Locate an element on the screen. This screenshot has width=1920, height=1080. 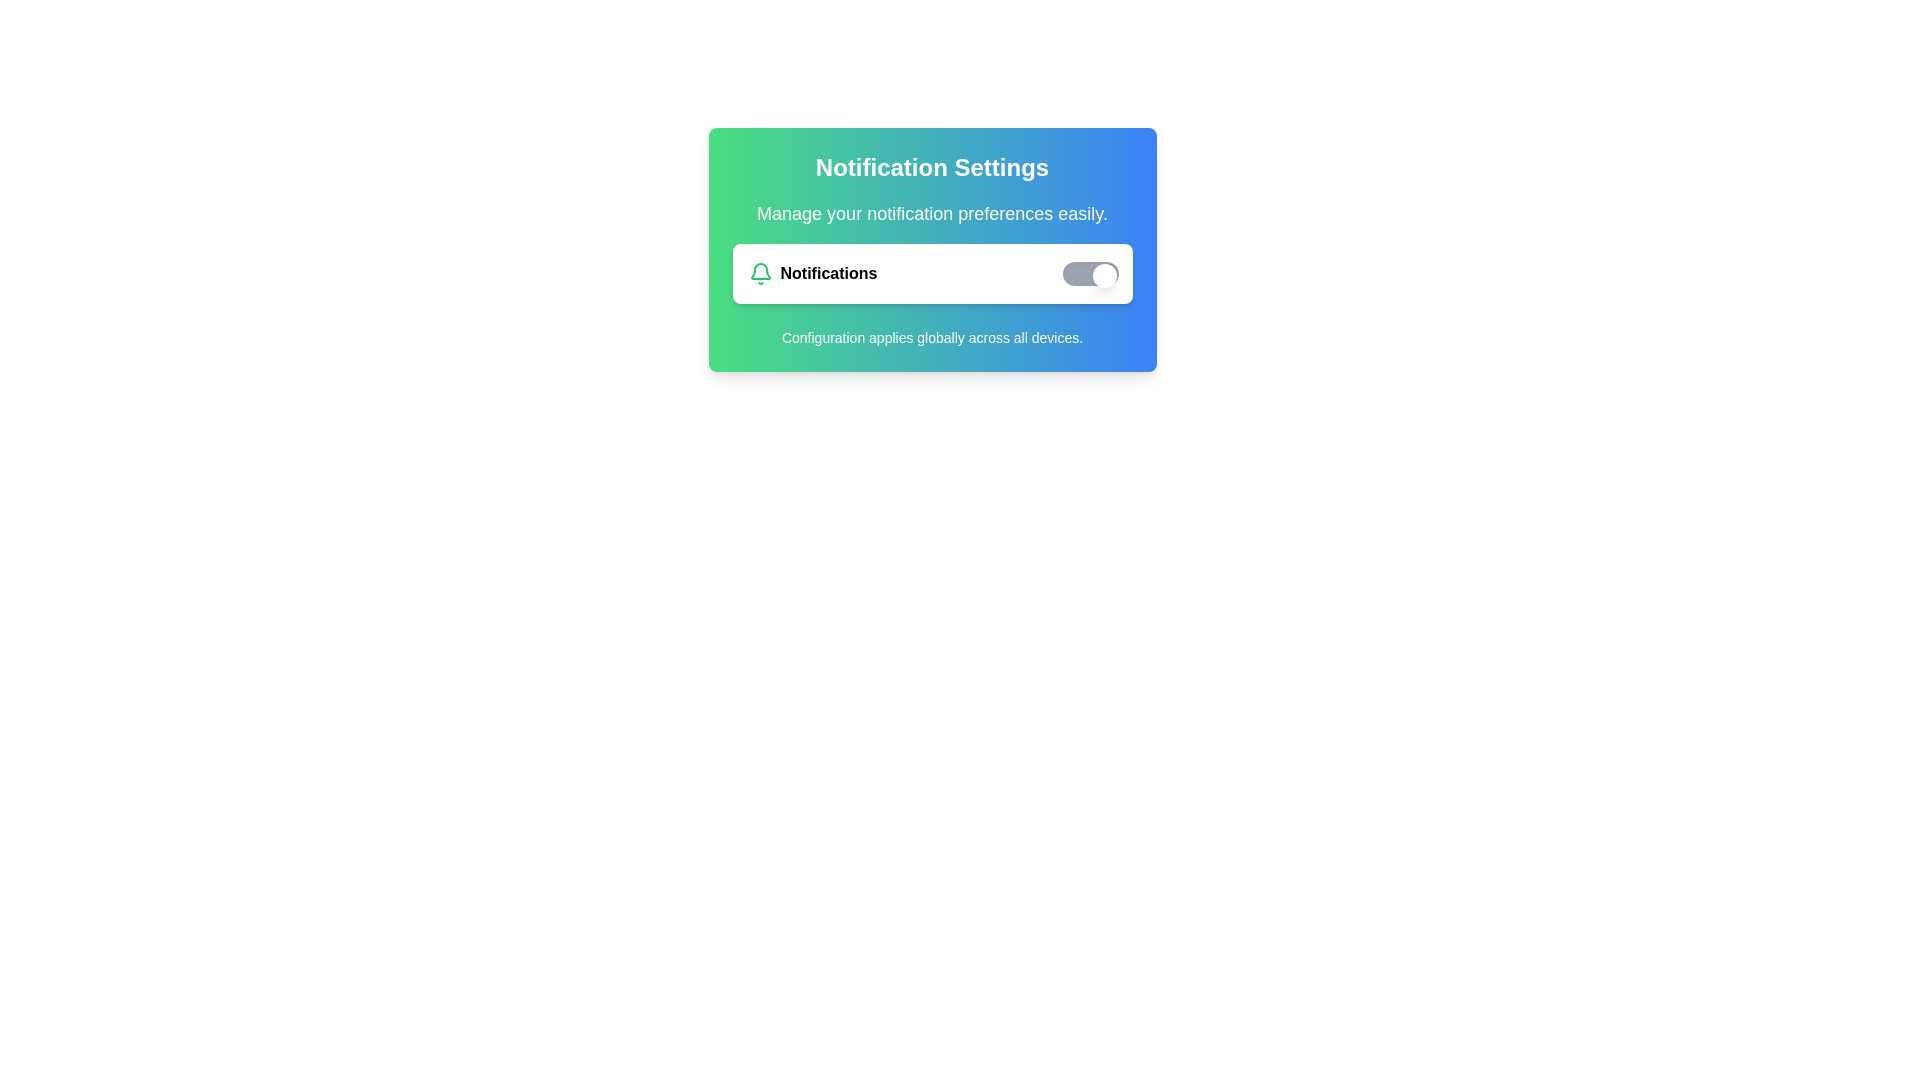
the green bell icon representing notifications, which is located to the left of the word 'Notifications' is located at coordinates (759, 273).